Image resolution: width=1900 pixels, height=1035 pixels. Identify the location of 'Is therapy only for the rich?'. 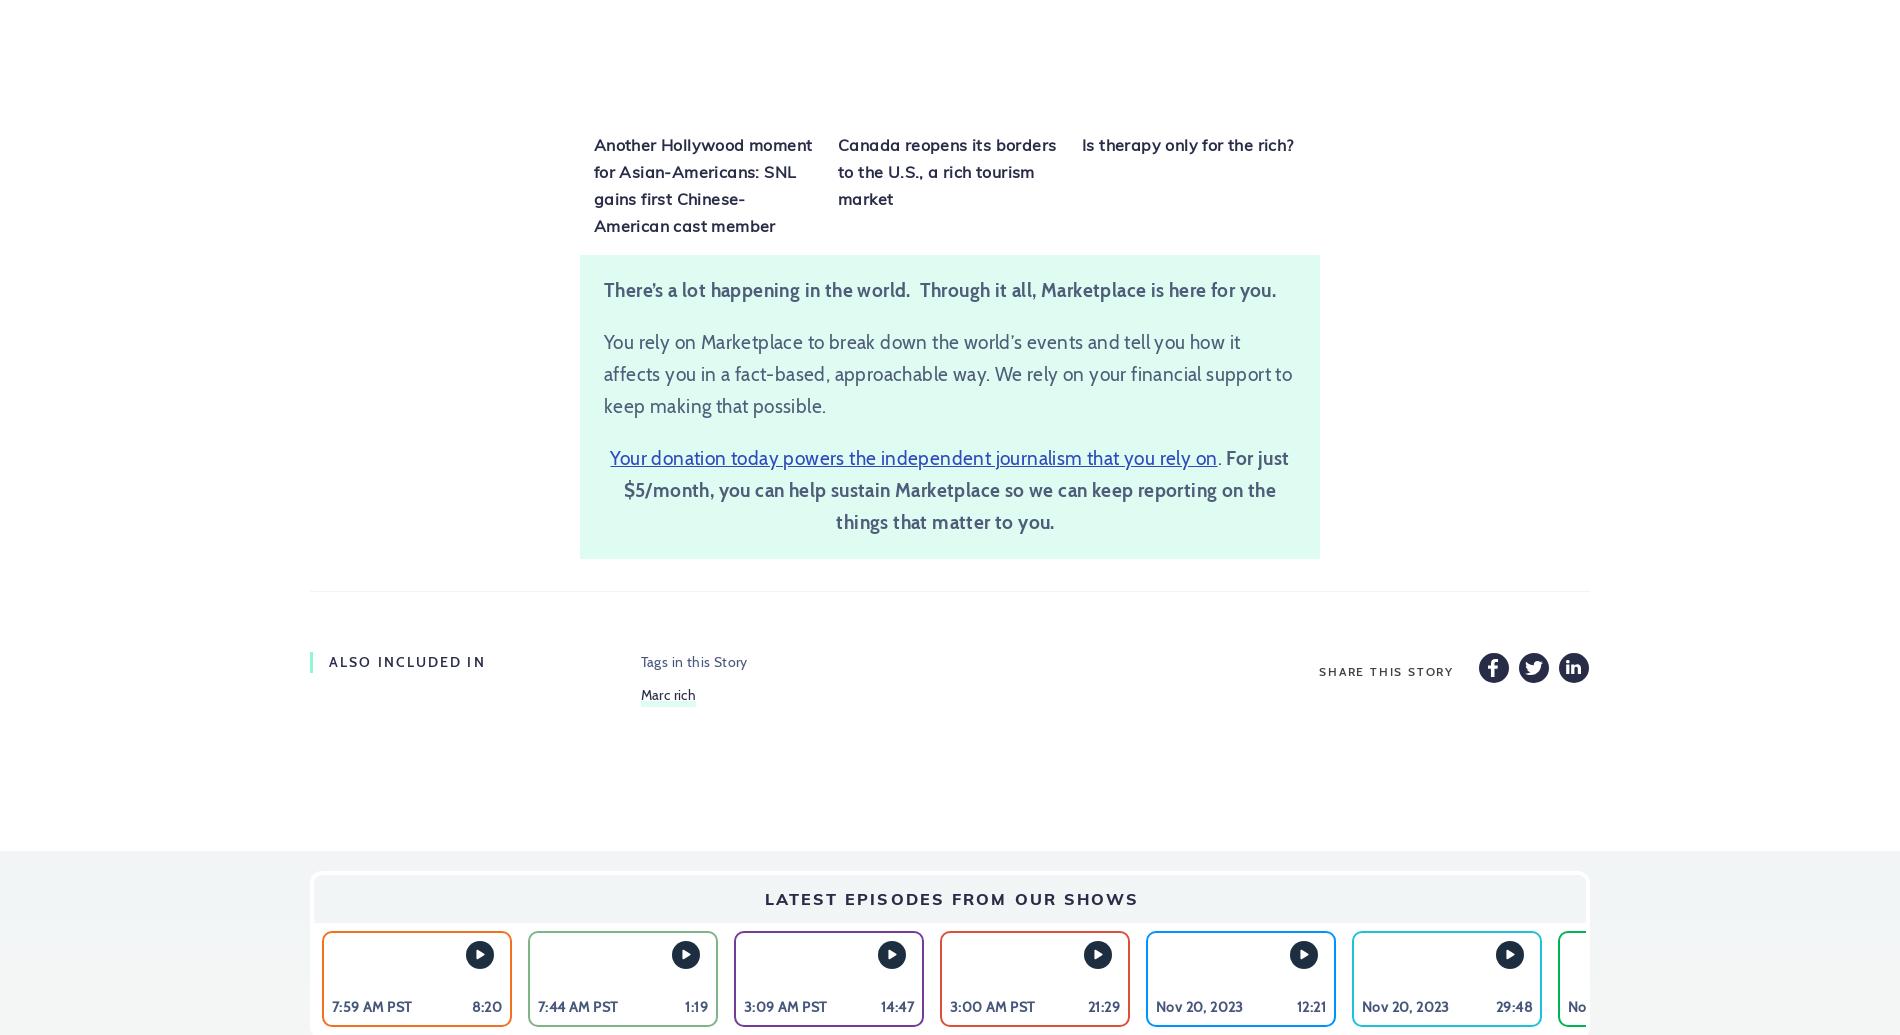
(1187, 145).